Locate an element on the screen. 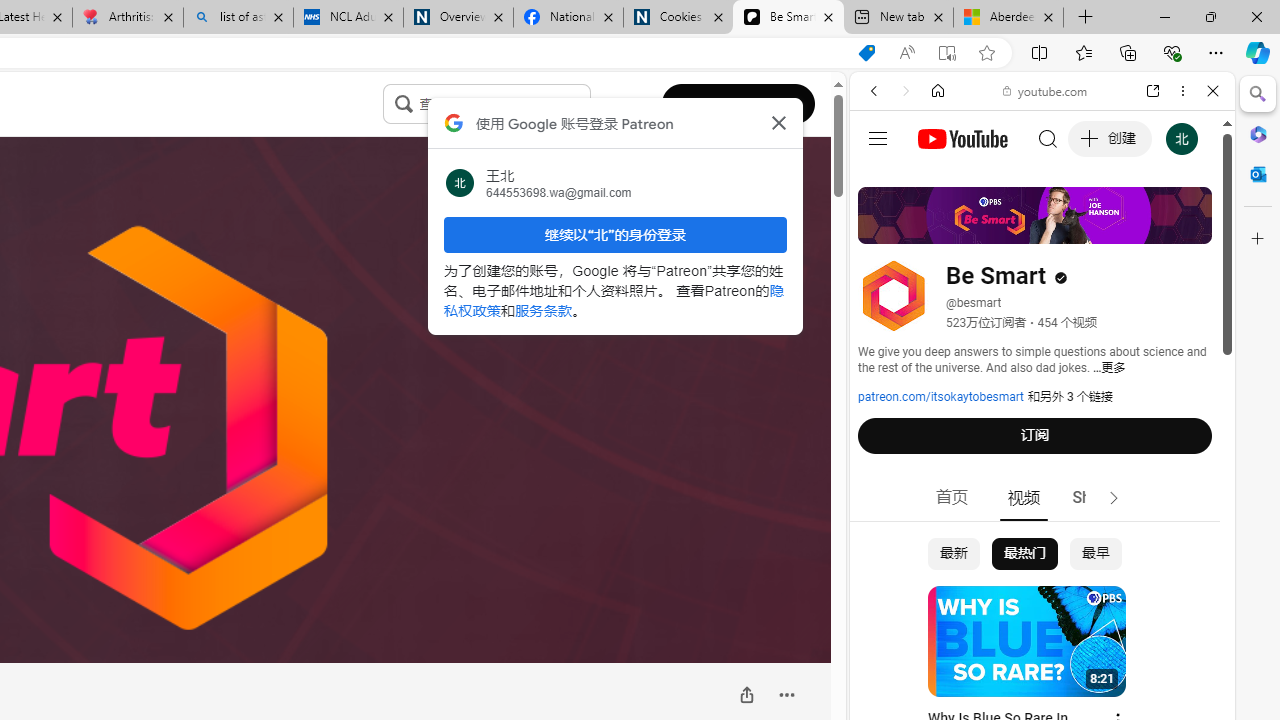  'Class: sc-jrQzAO inFiZu' is located at coordinates (402, 103).